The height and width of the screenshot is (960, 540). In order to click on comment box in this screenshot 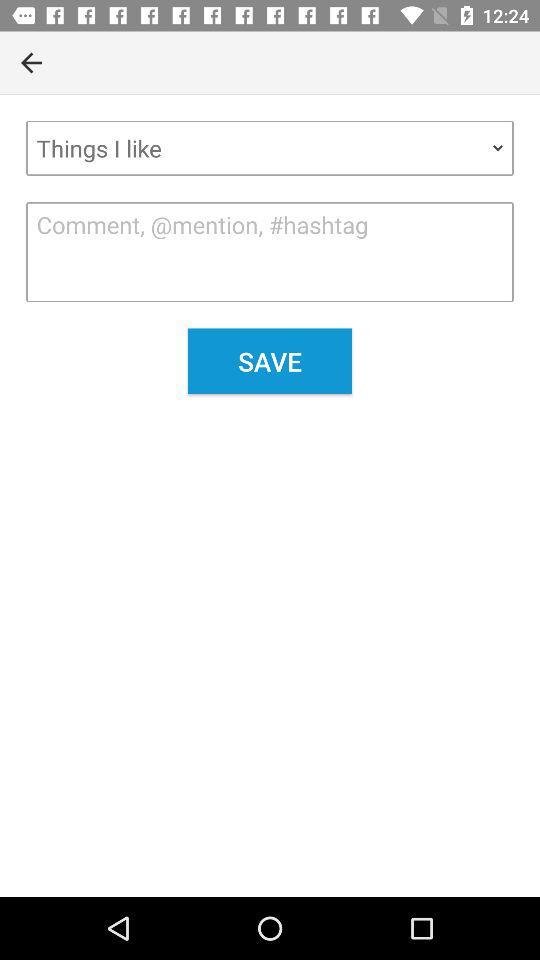, I will do `click(270, 251)`.